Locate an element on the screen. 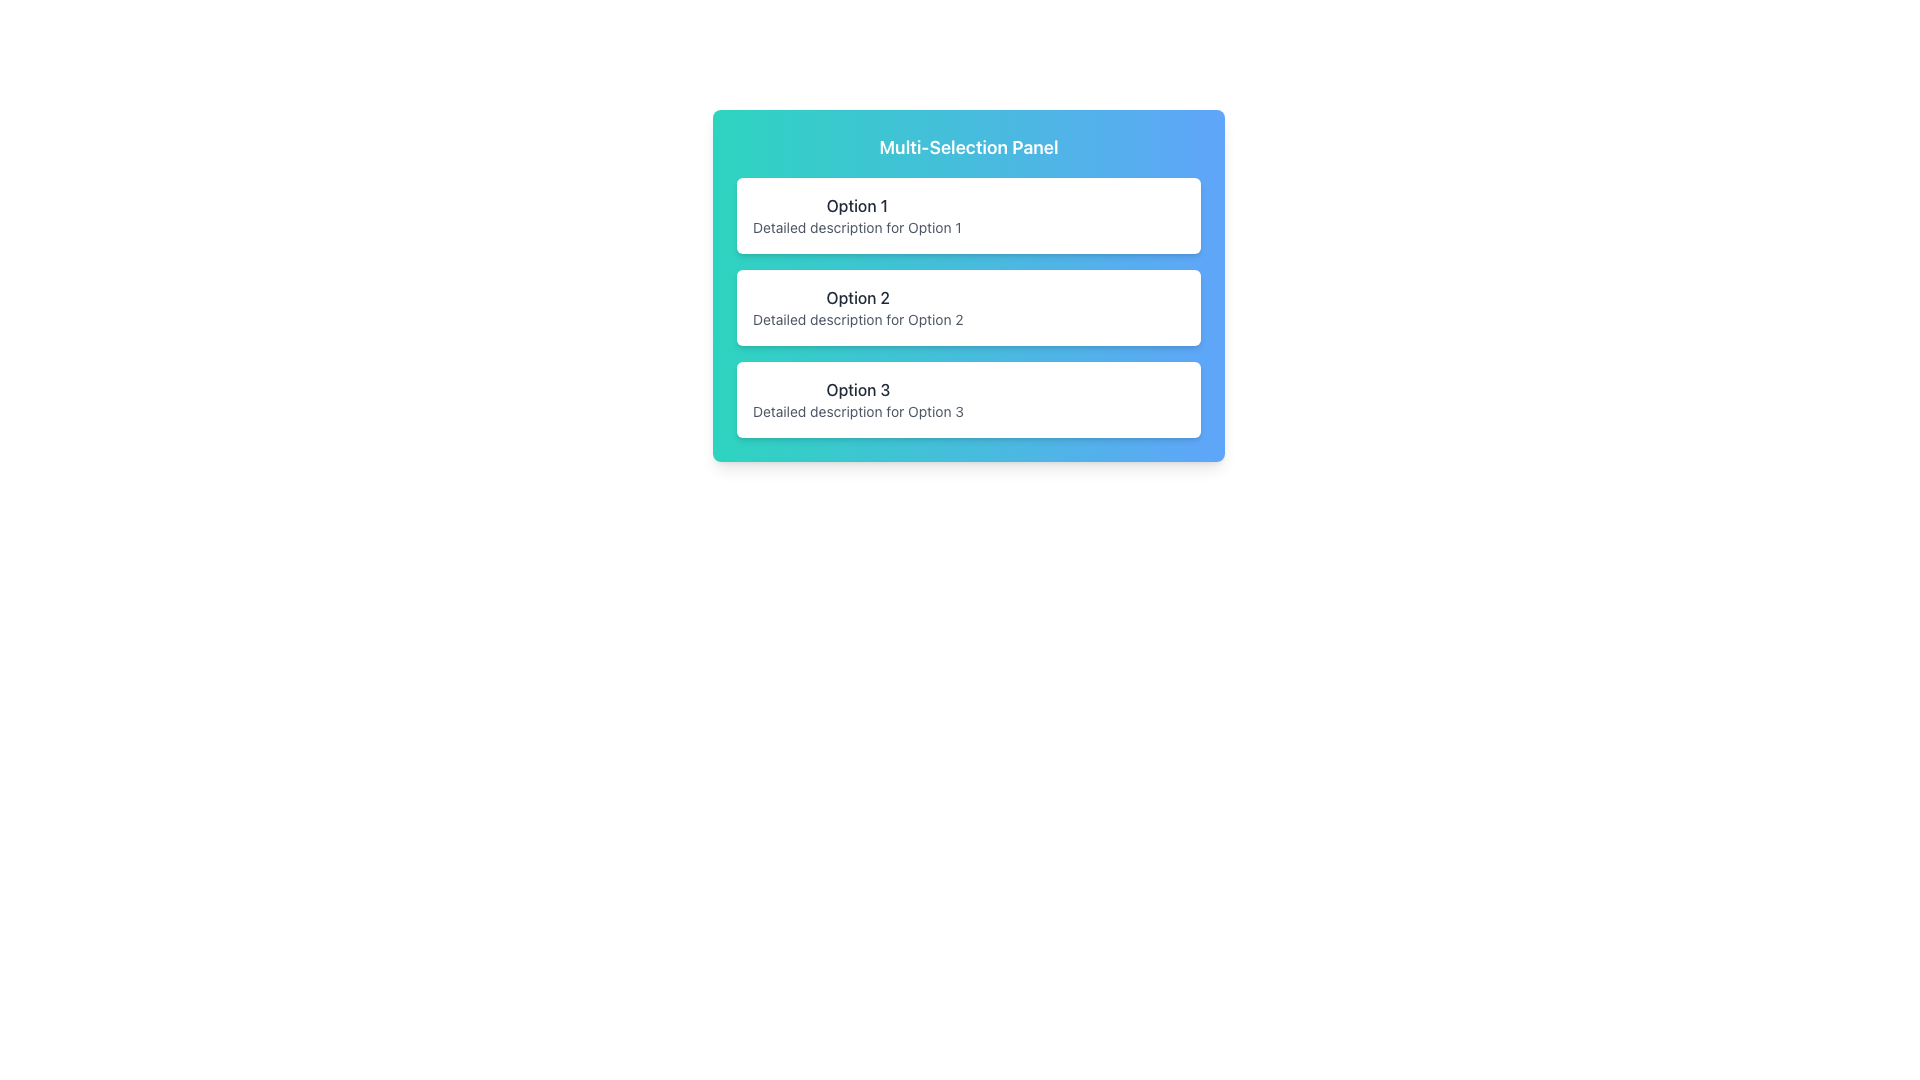  the third option card labeled 'Option 3' in the 'Multi-Selection Panel' is located at coordinates (969, 400).